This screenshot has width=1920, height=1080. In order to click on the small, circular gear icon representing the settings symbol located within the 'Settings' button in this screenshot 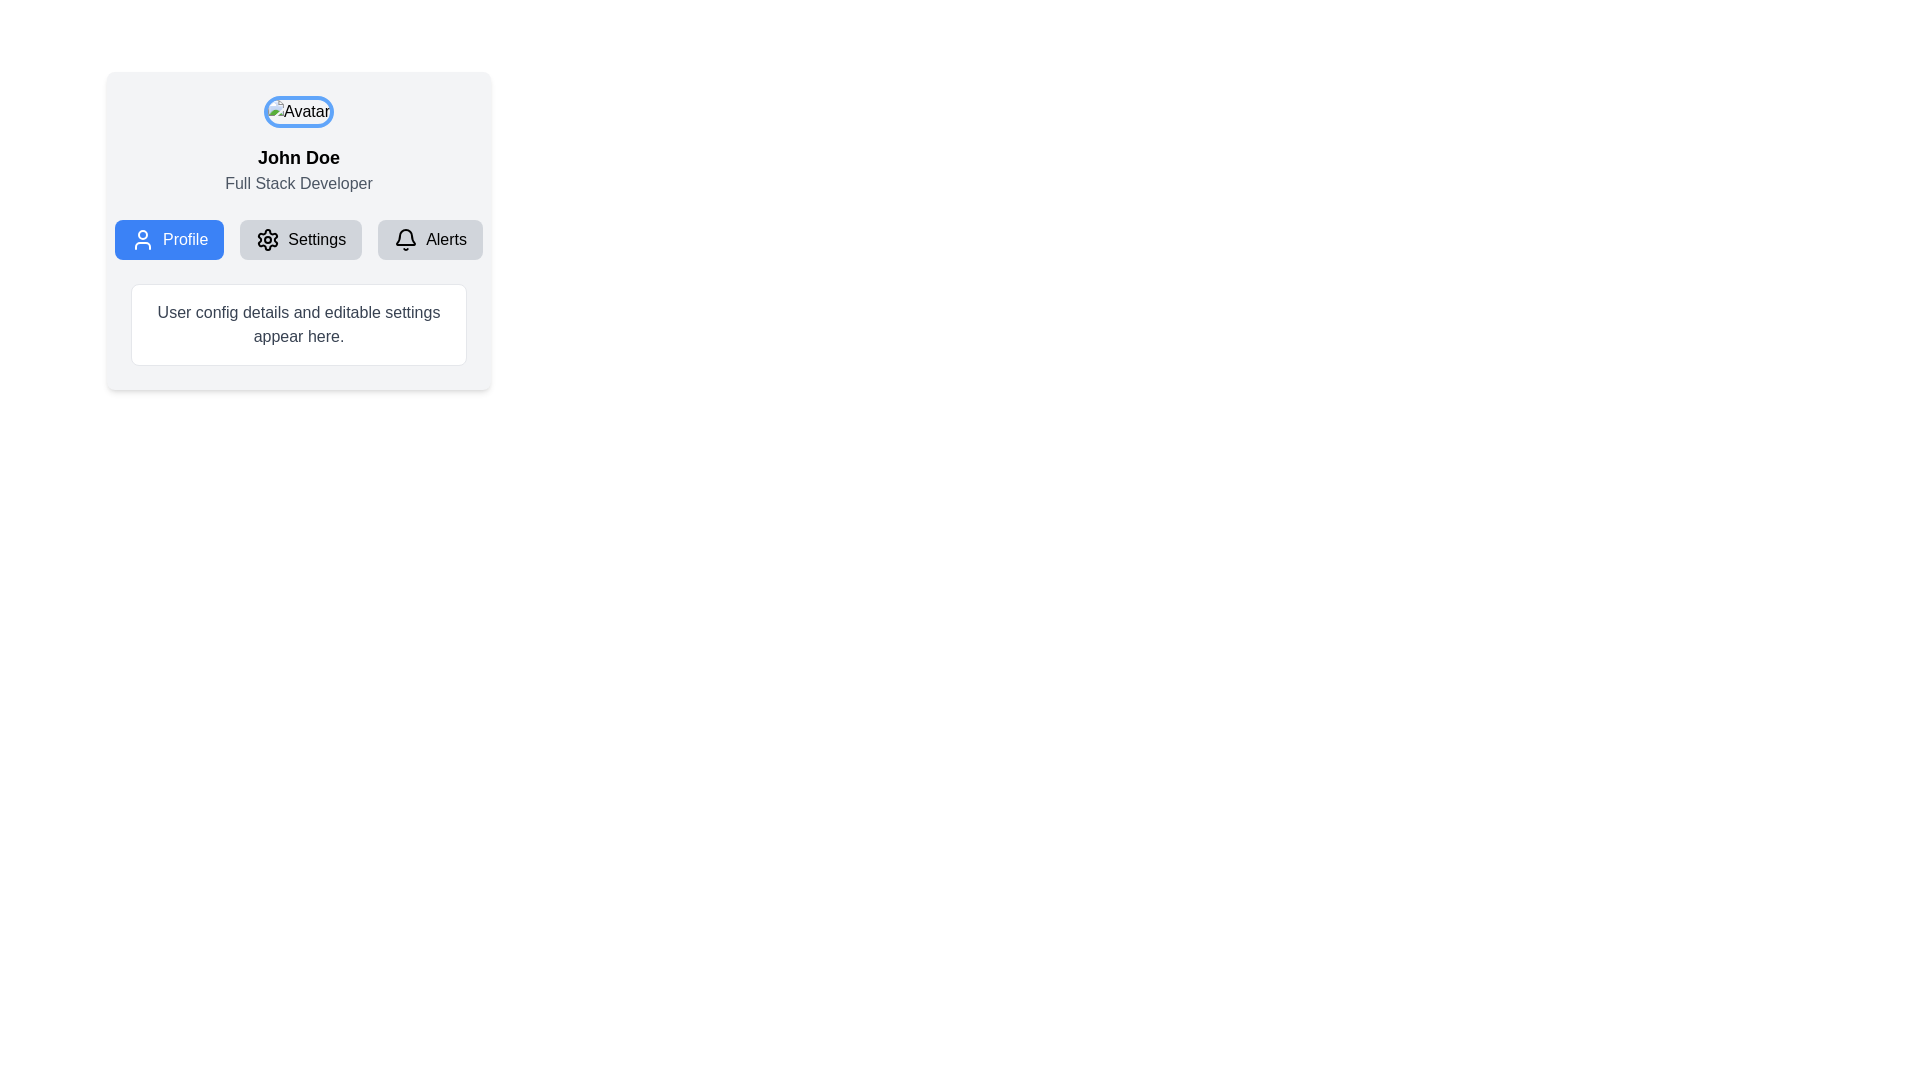, I will do `click(267, 238)`.